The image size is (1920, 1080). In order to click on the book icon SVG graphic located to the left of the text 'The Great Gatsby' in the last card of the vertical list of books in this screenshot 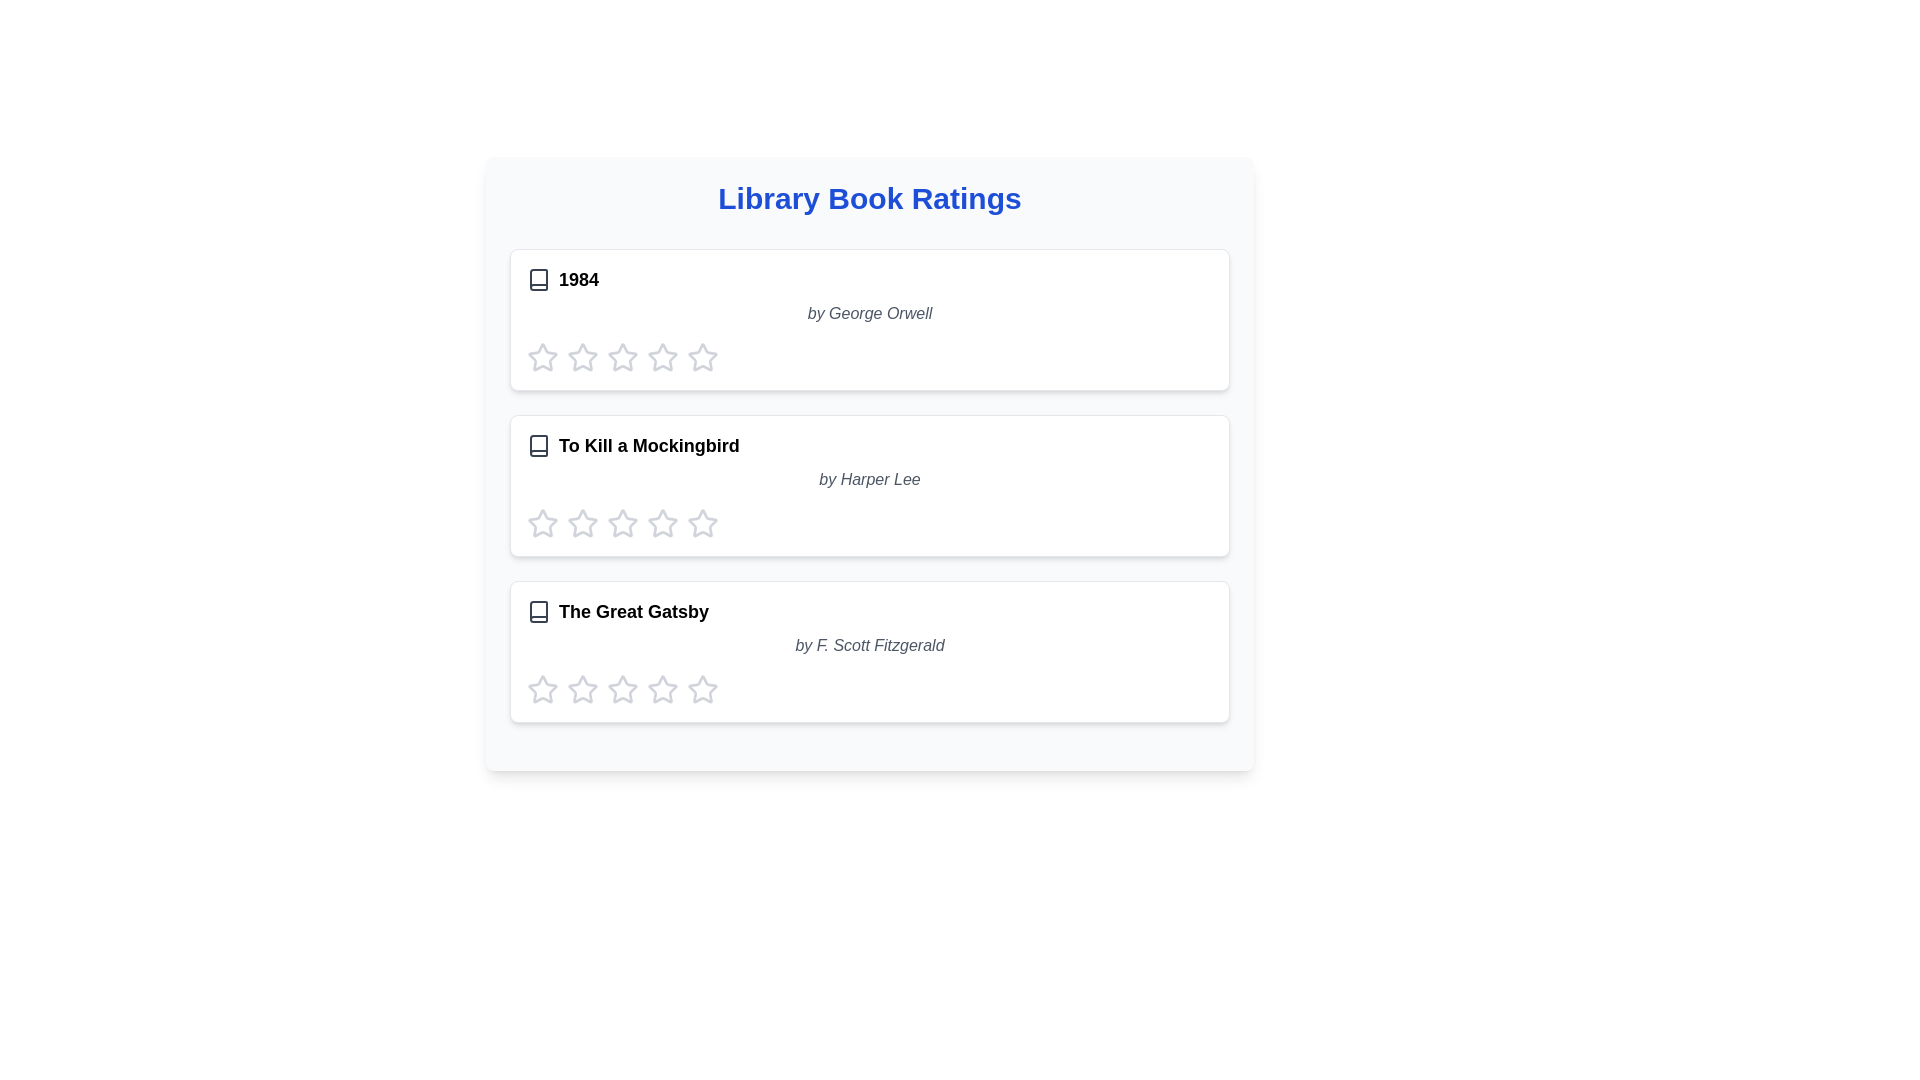, I will do `click(538, 611)`.